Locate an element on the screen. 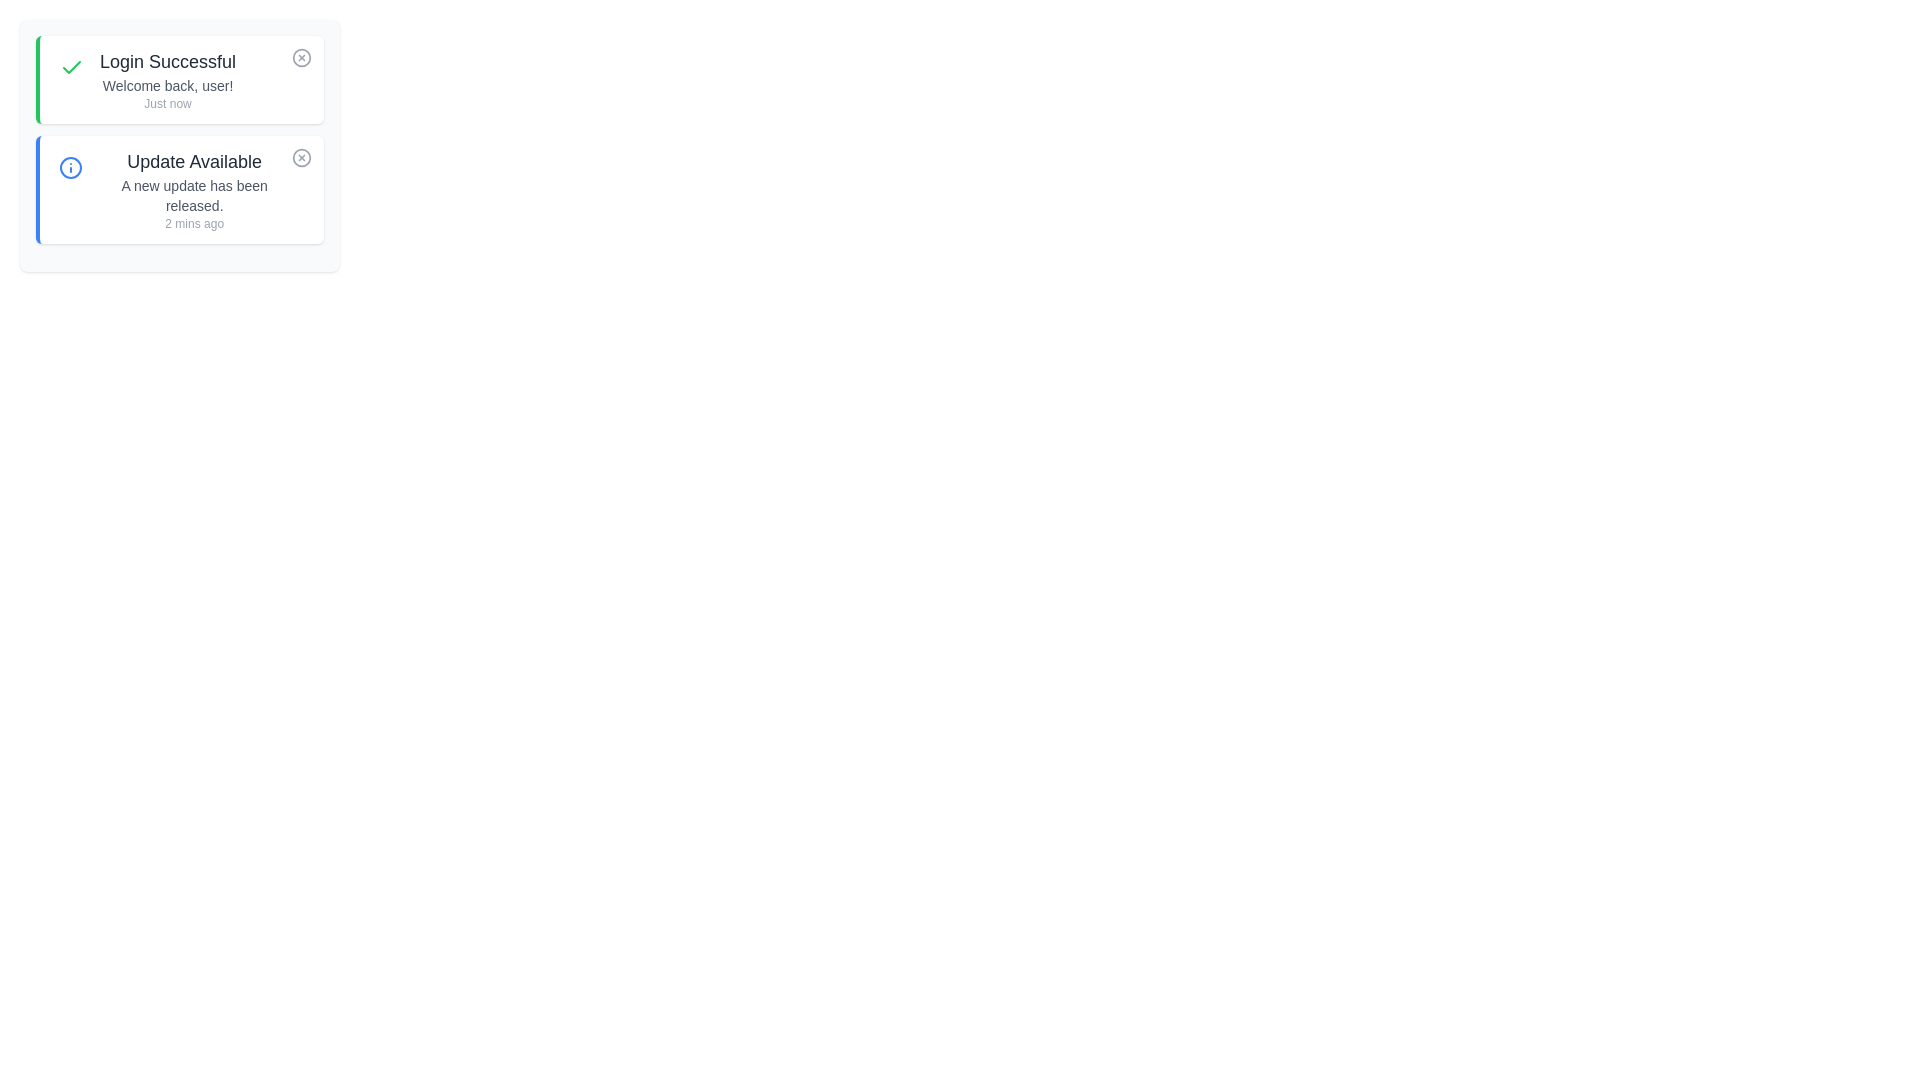 Image resolution: width=1920 pixels, height=1080 pixels. text of the Notification Message Content that confirms a successful login event, located to the right of the green checkmark icon is located at coordinates (168, 79).